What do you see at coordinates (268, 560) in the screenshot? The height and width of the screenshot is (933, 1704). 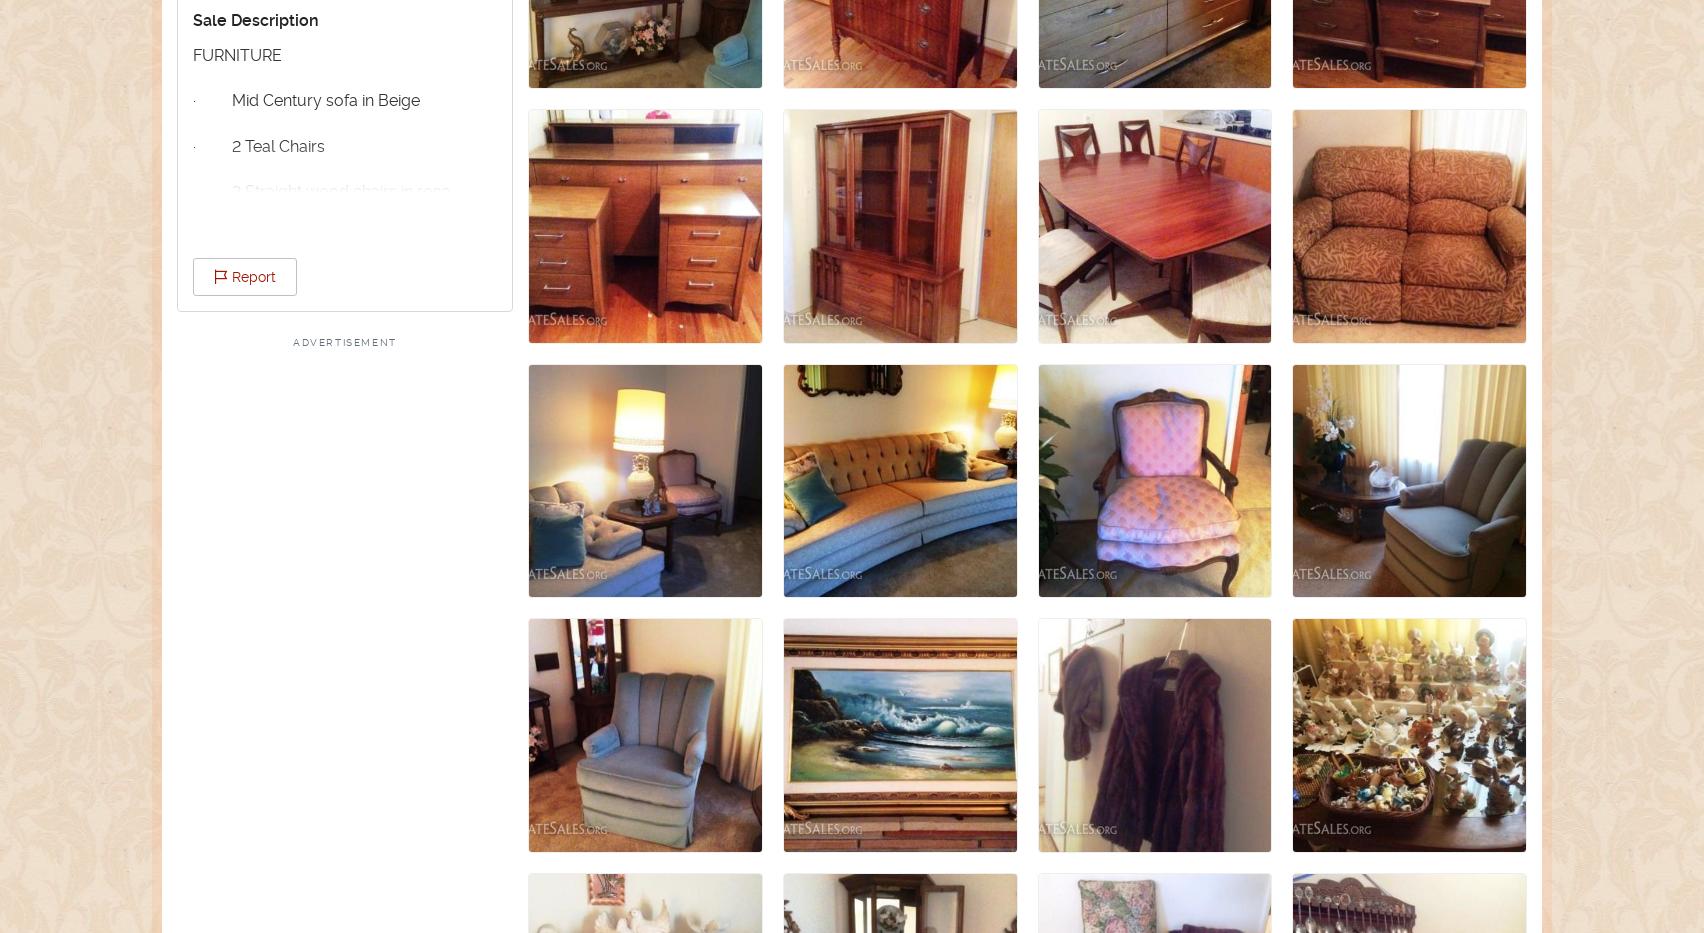 I see `'·         Matching hutch'` at bounding box center [268, 560].